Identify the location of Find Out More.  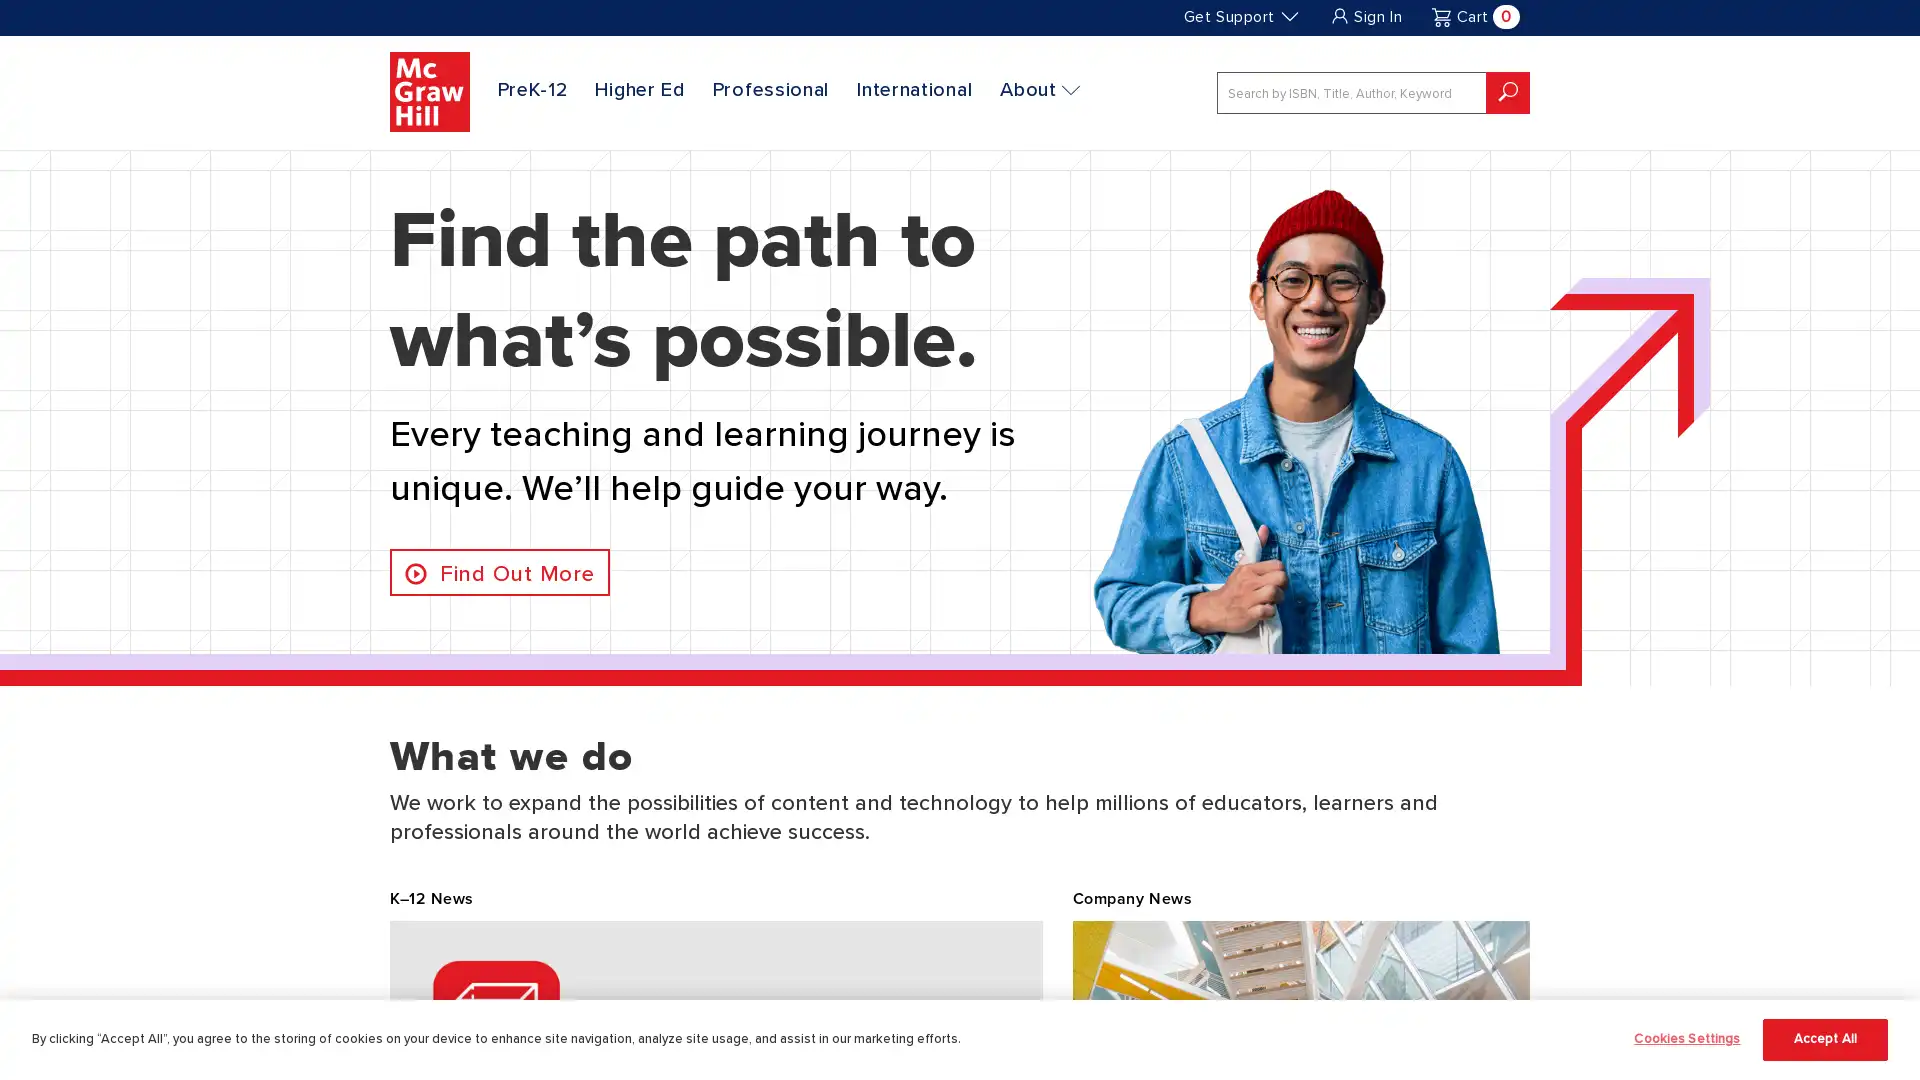
(499, 571).